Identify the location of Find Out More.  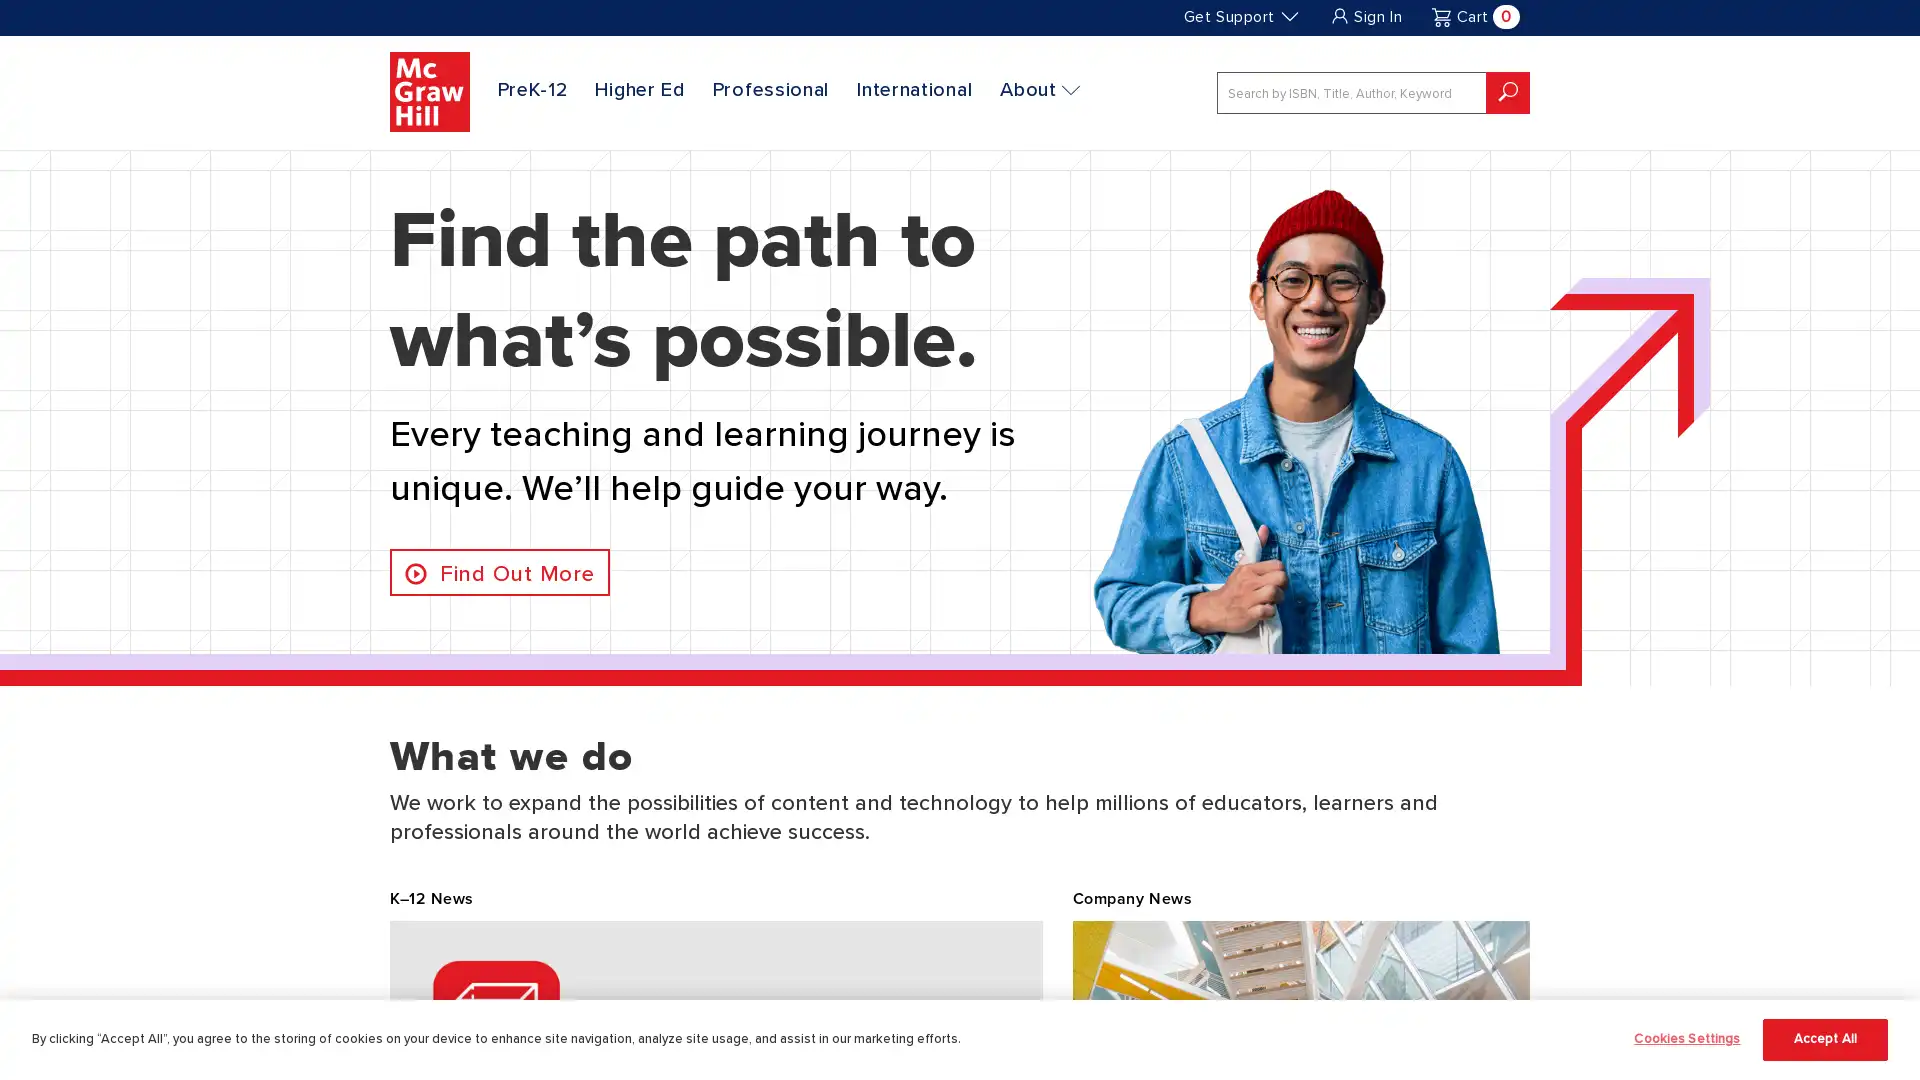
(499, 571).